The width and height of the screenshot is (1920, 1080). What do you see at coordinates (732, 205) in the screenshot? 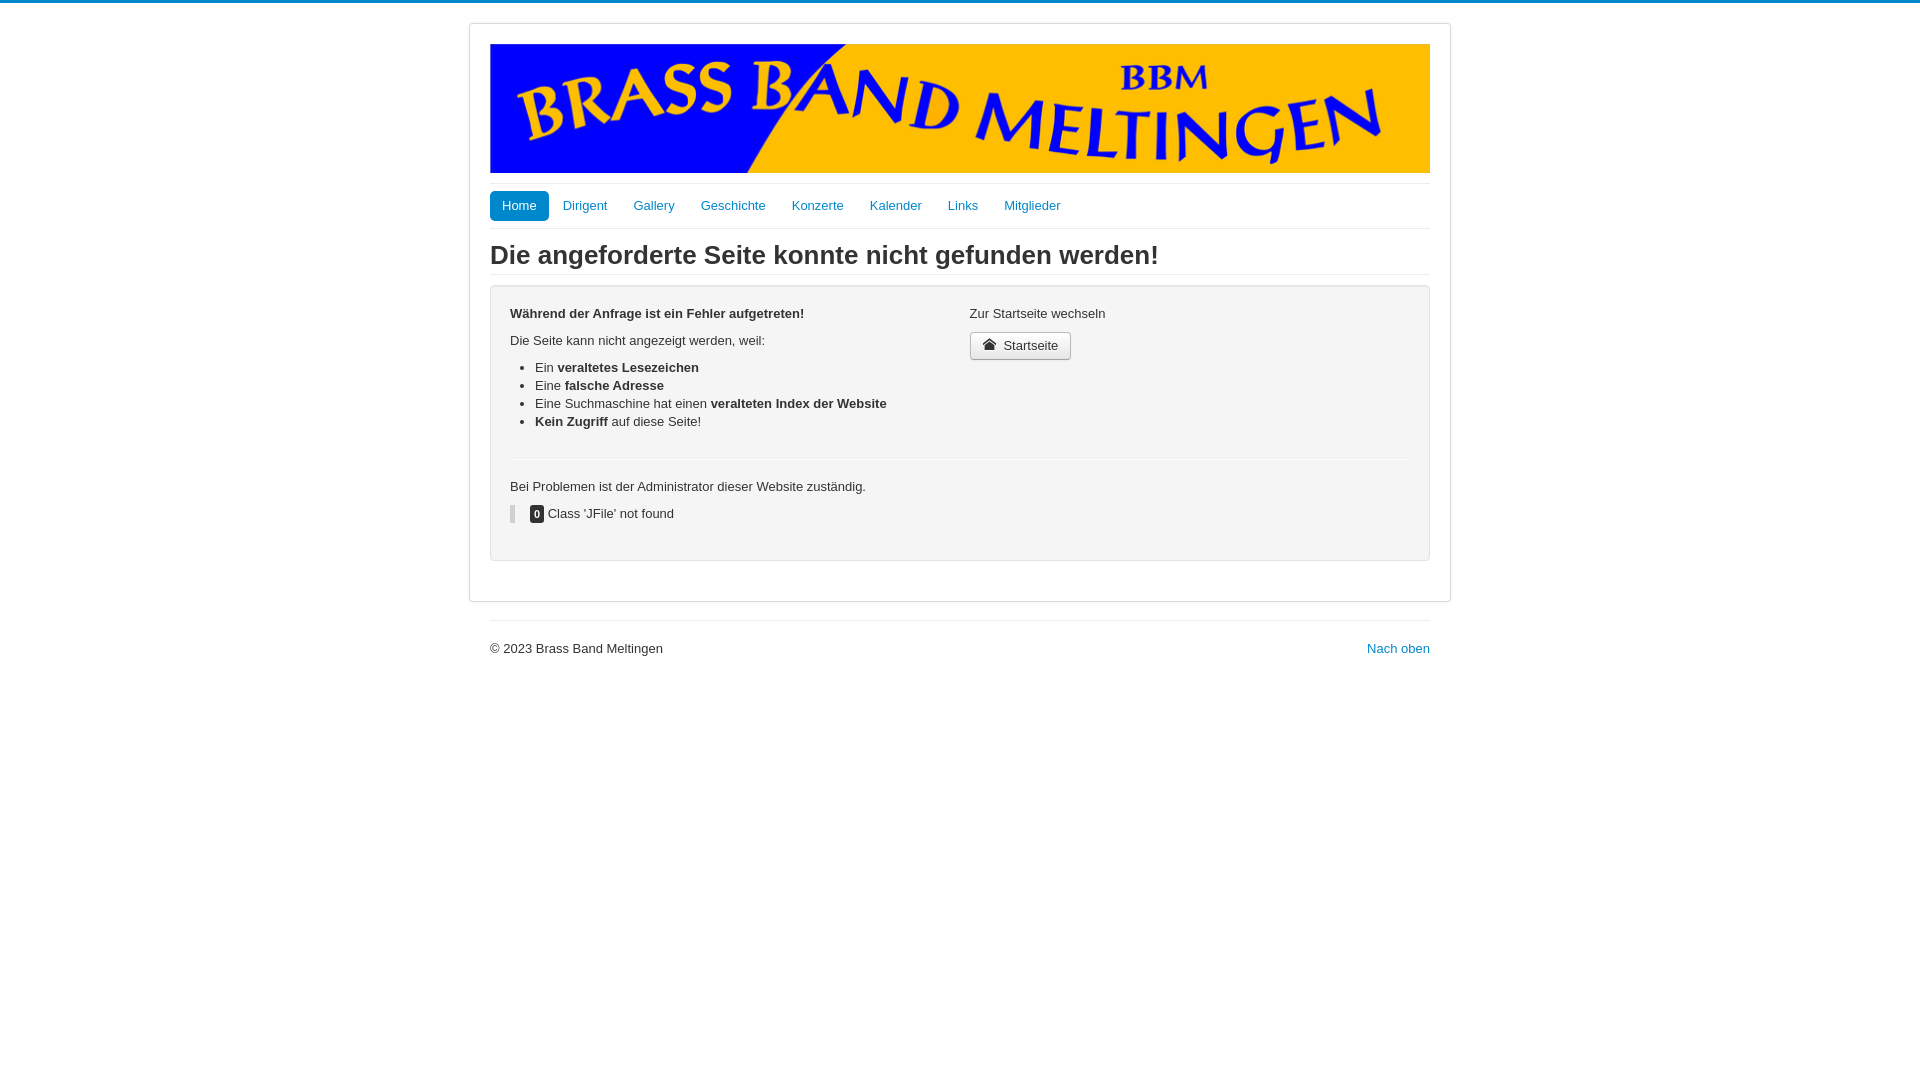
I see `'Geschichte'` at bounding box center [732, 205].